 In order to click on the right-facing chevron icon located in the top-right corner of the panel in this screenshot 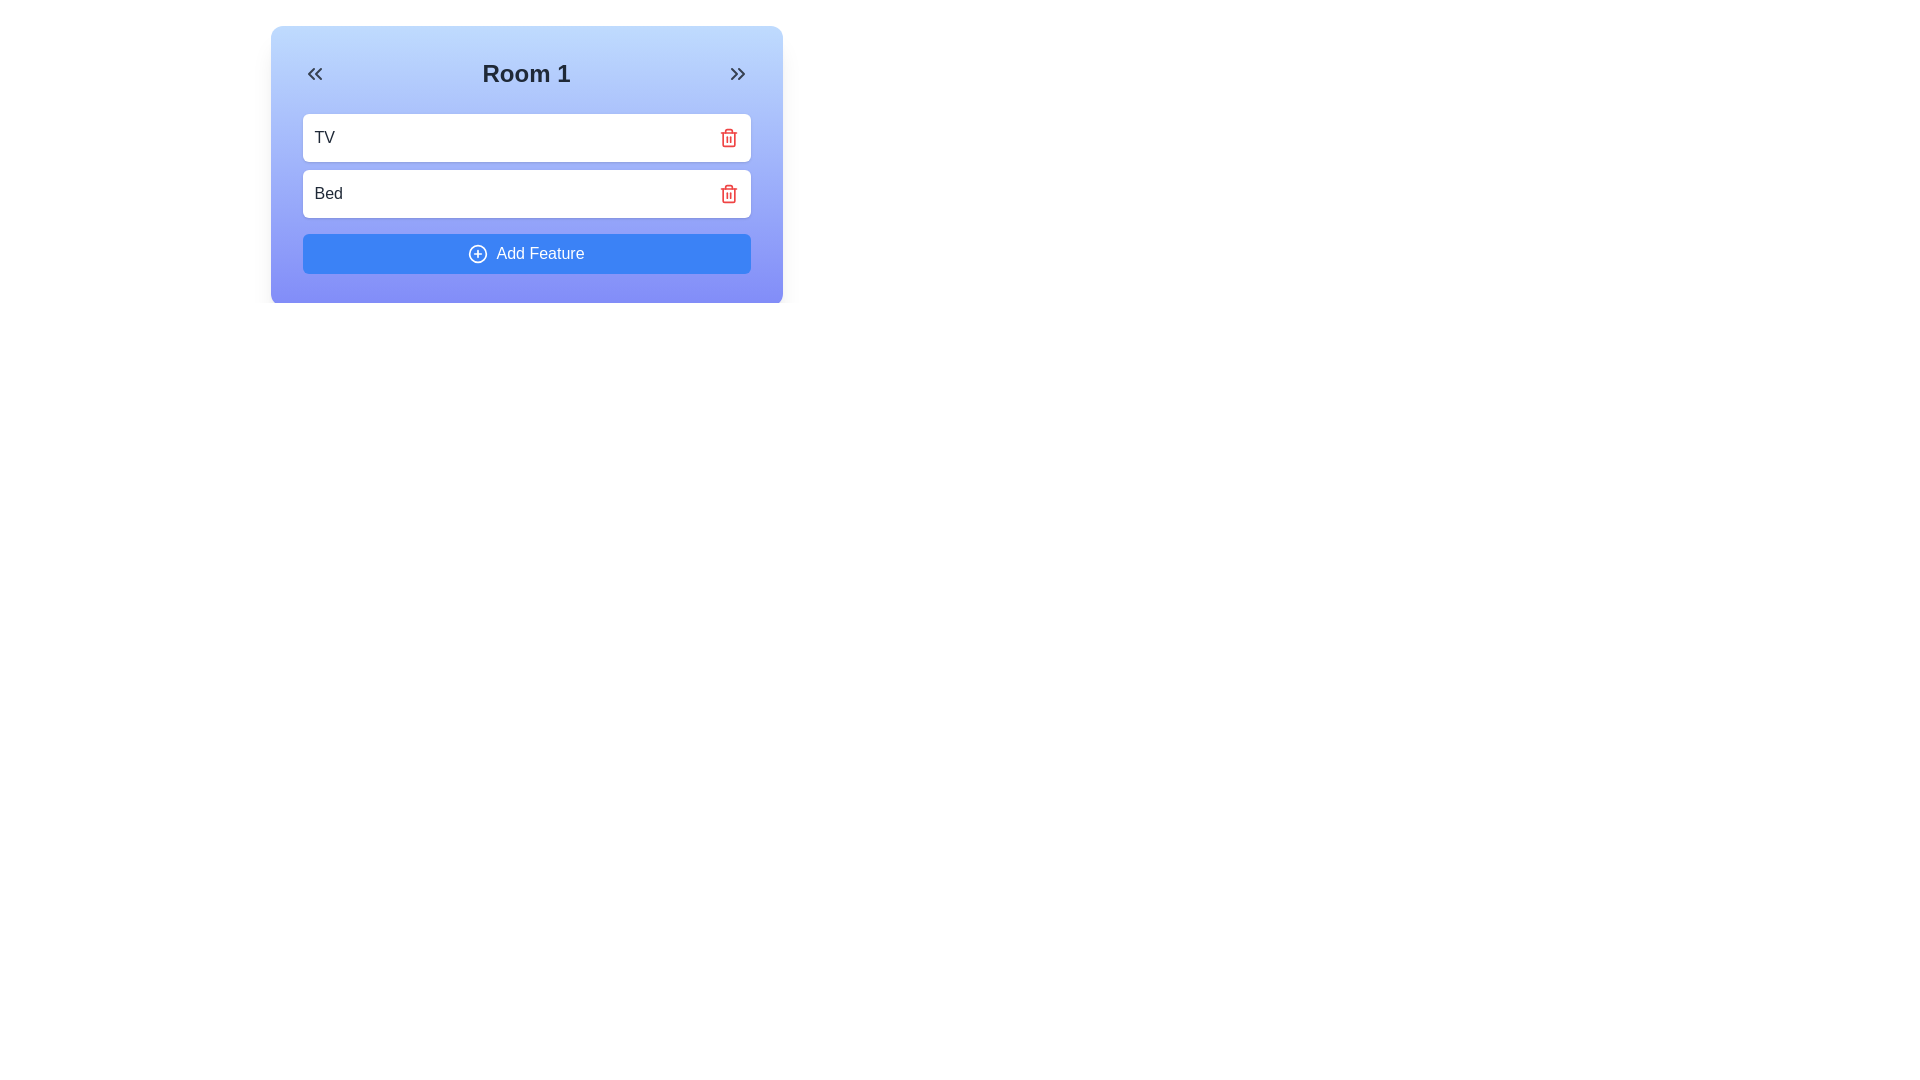, I will do `click(740, 72)`.